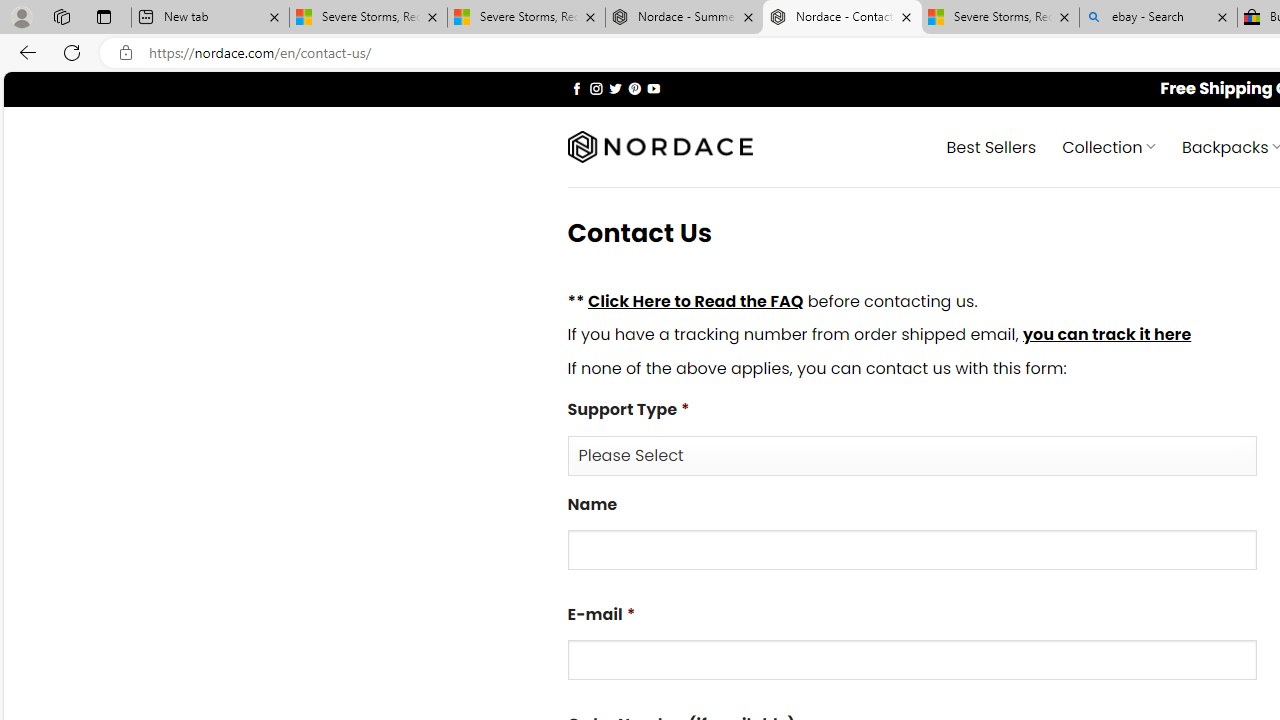 This screenshot has width=1280, height=720. Describe the element at coordinates (911, 550) in the screenshot. I see `'Name'` at that location.